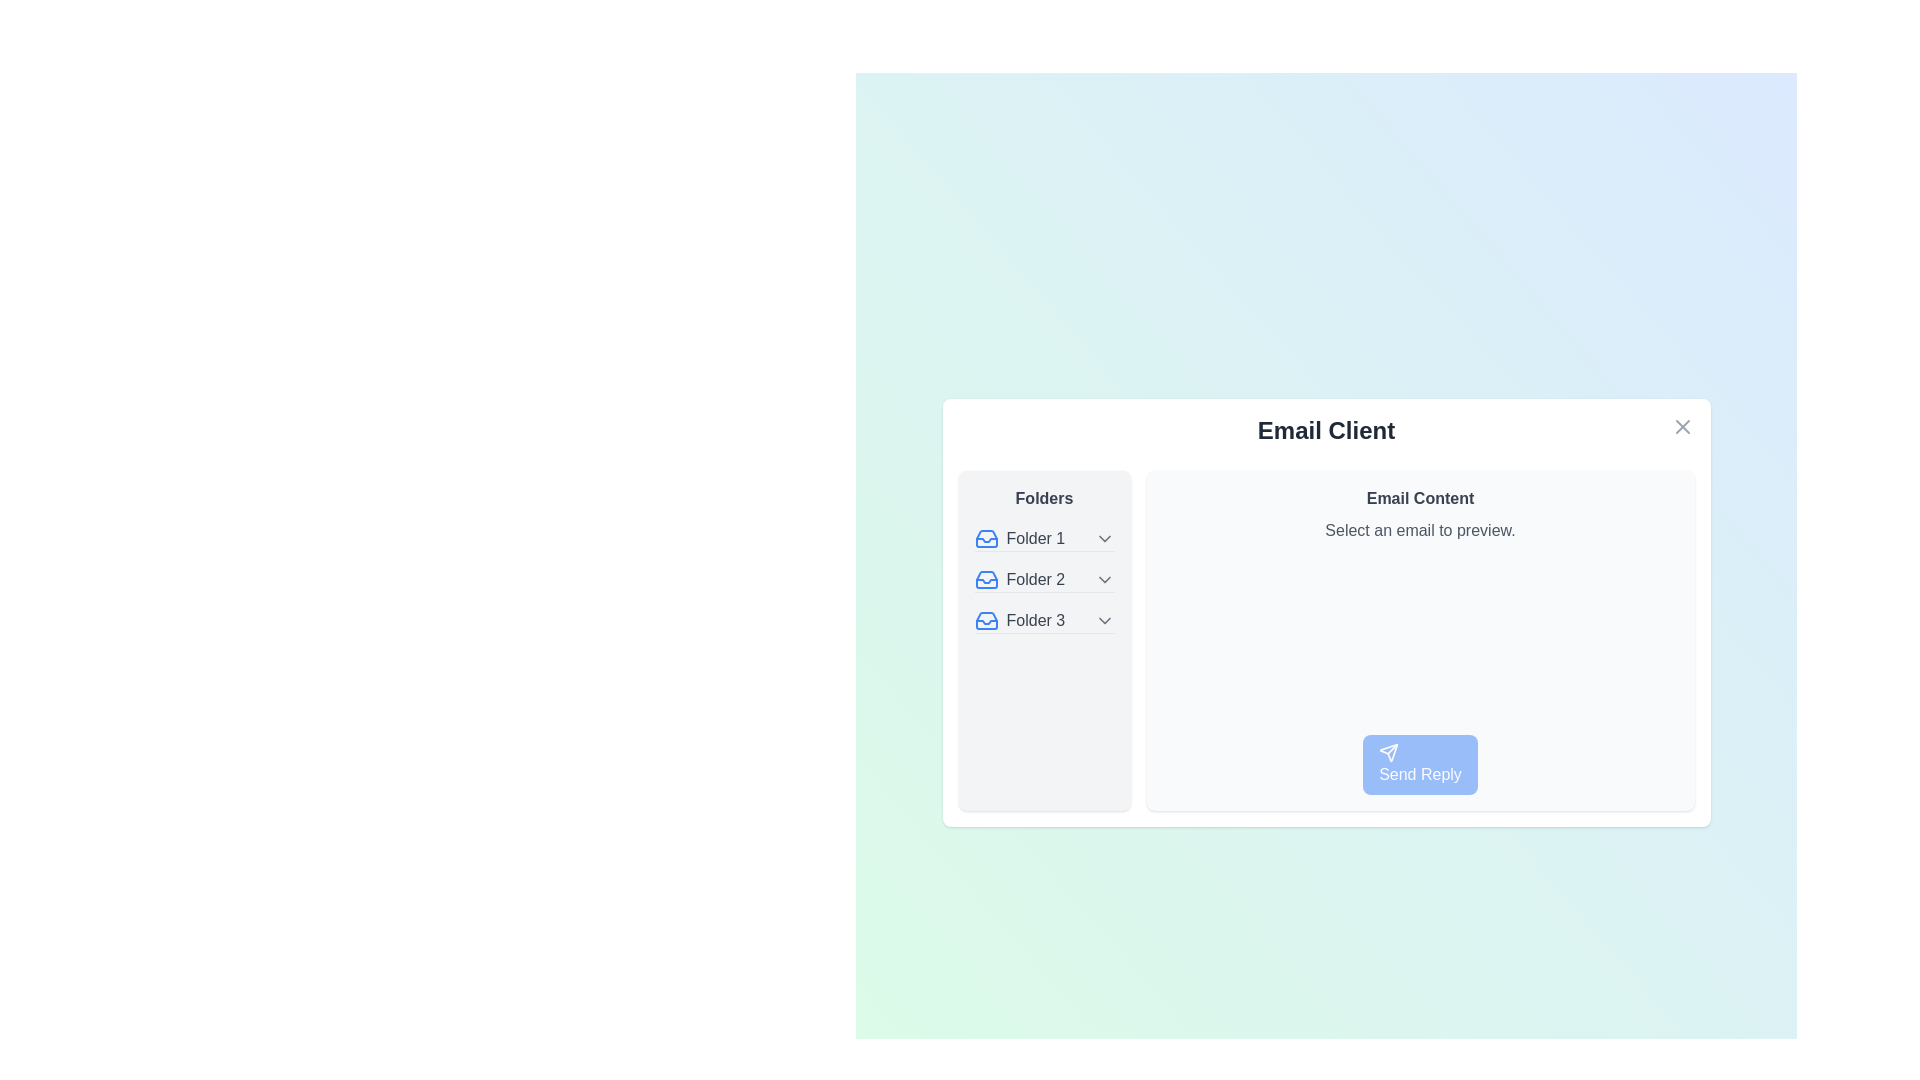 The height and width of the screenshot is (1080, 1920). Describe the element at coordinates (1103, 579) in the screenshot. I see `the downward-facing chevron icon next to 'Folder 2' in the left-hand menu` at that location.